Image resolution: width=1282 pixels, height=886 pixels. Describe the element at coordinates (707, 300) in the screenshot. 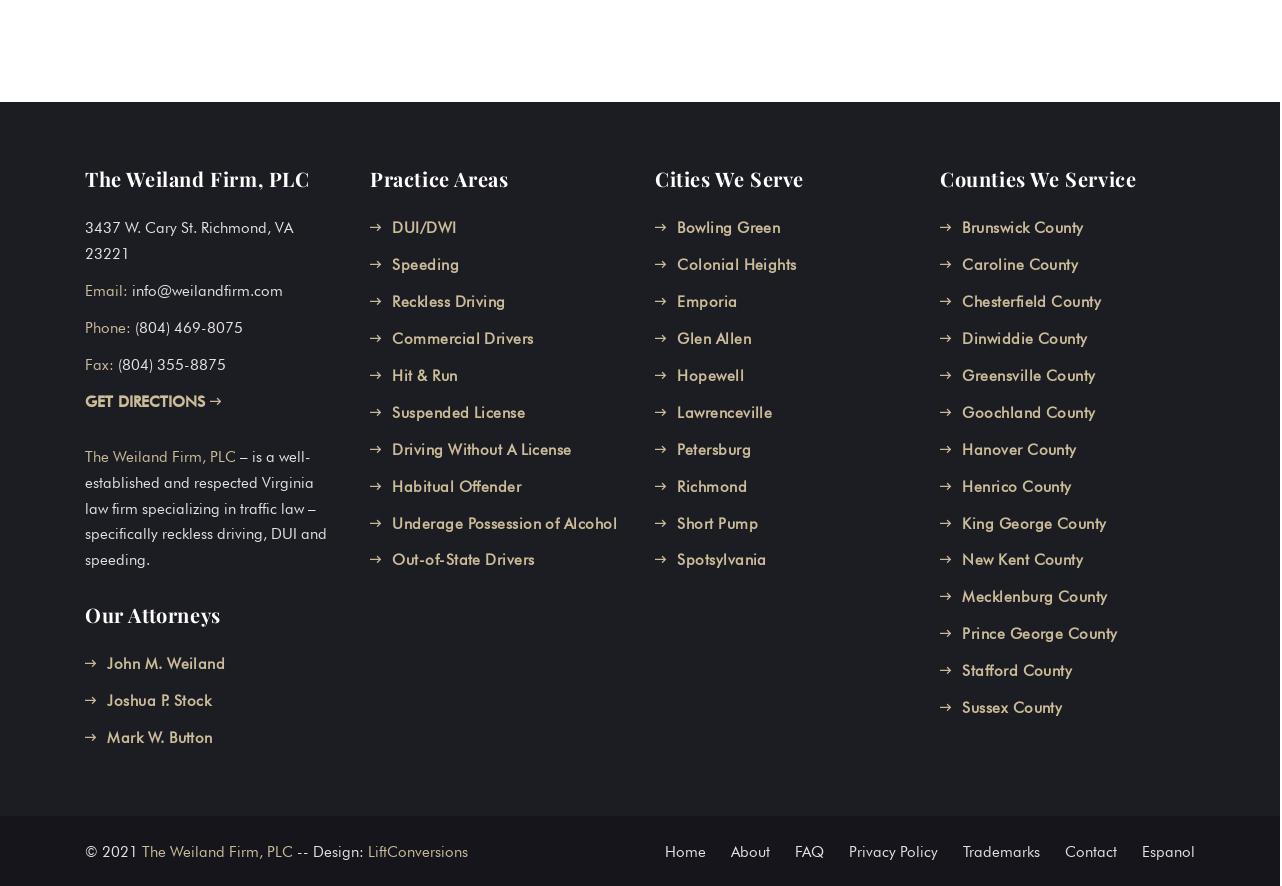

I see `'Emporia'` at that location.